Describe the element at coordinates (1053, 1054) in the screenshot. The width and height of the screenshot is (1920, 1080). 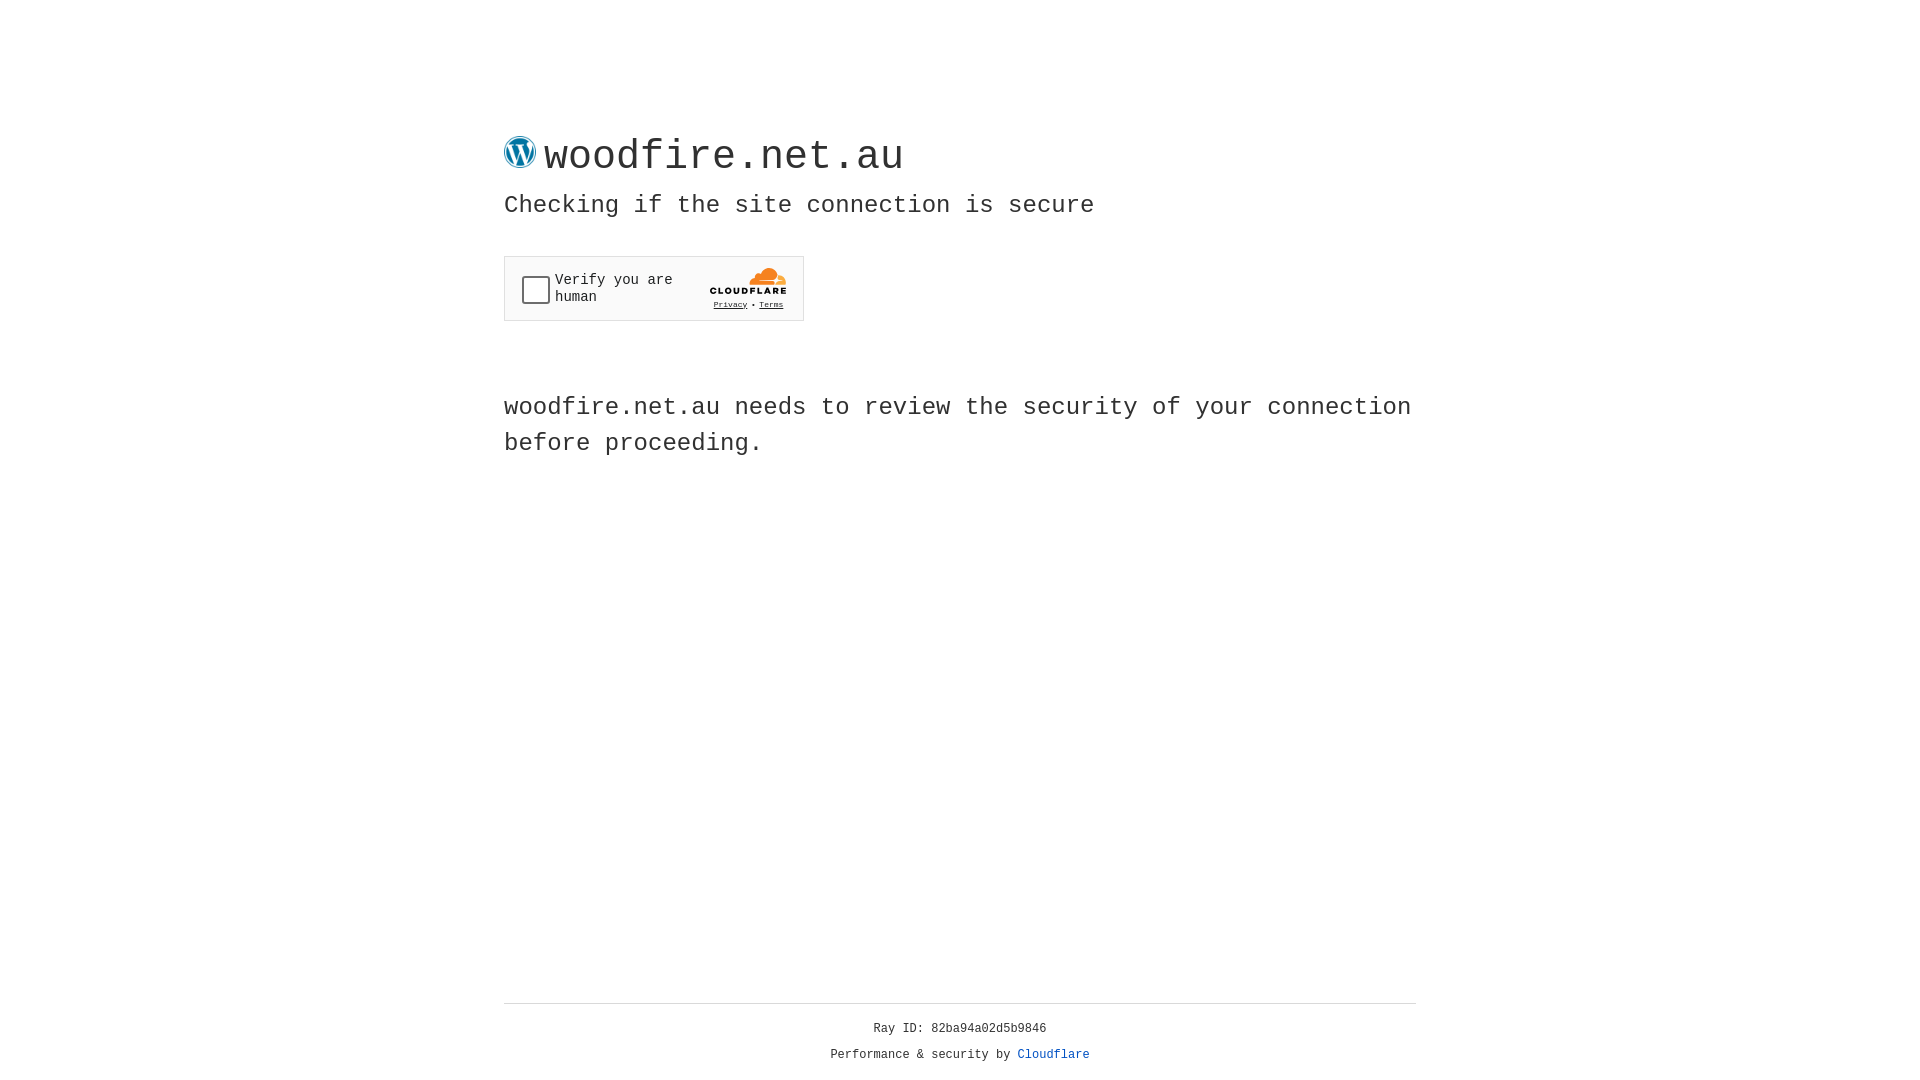
I see `'Cloudflare'` at that location.